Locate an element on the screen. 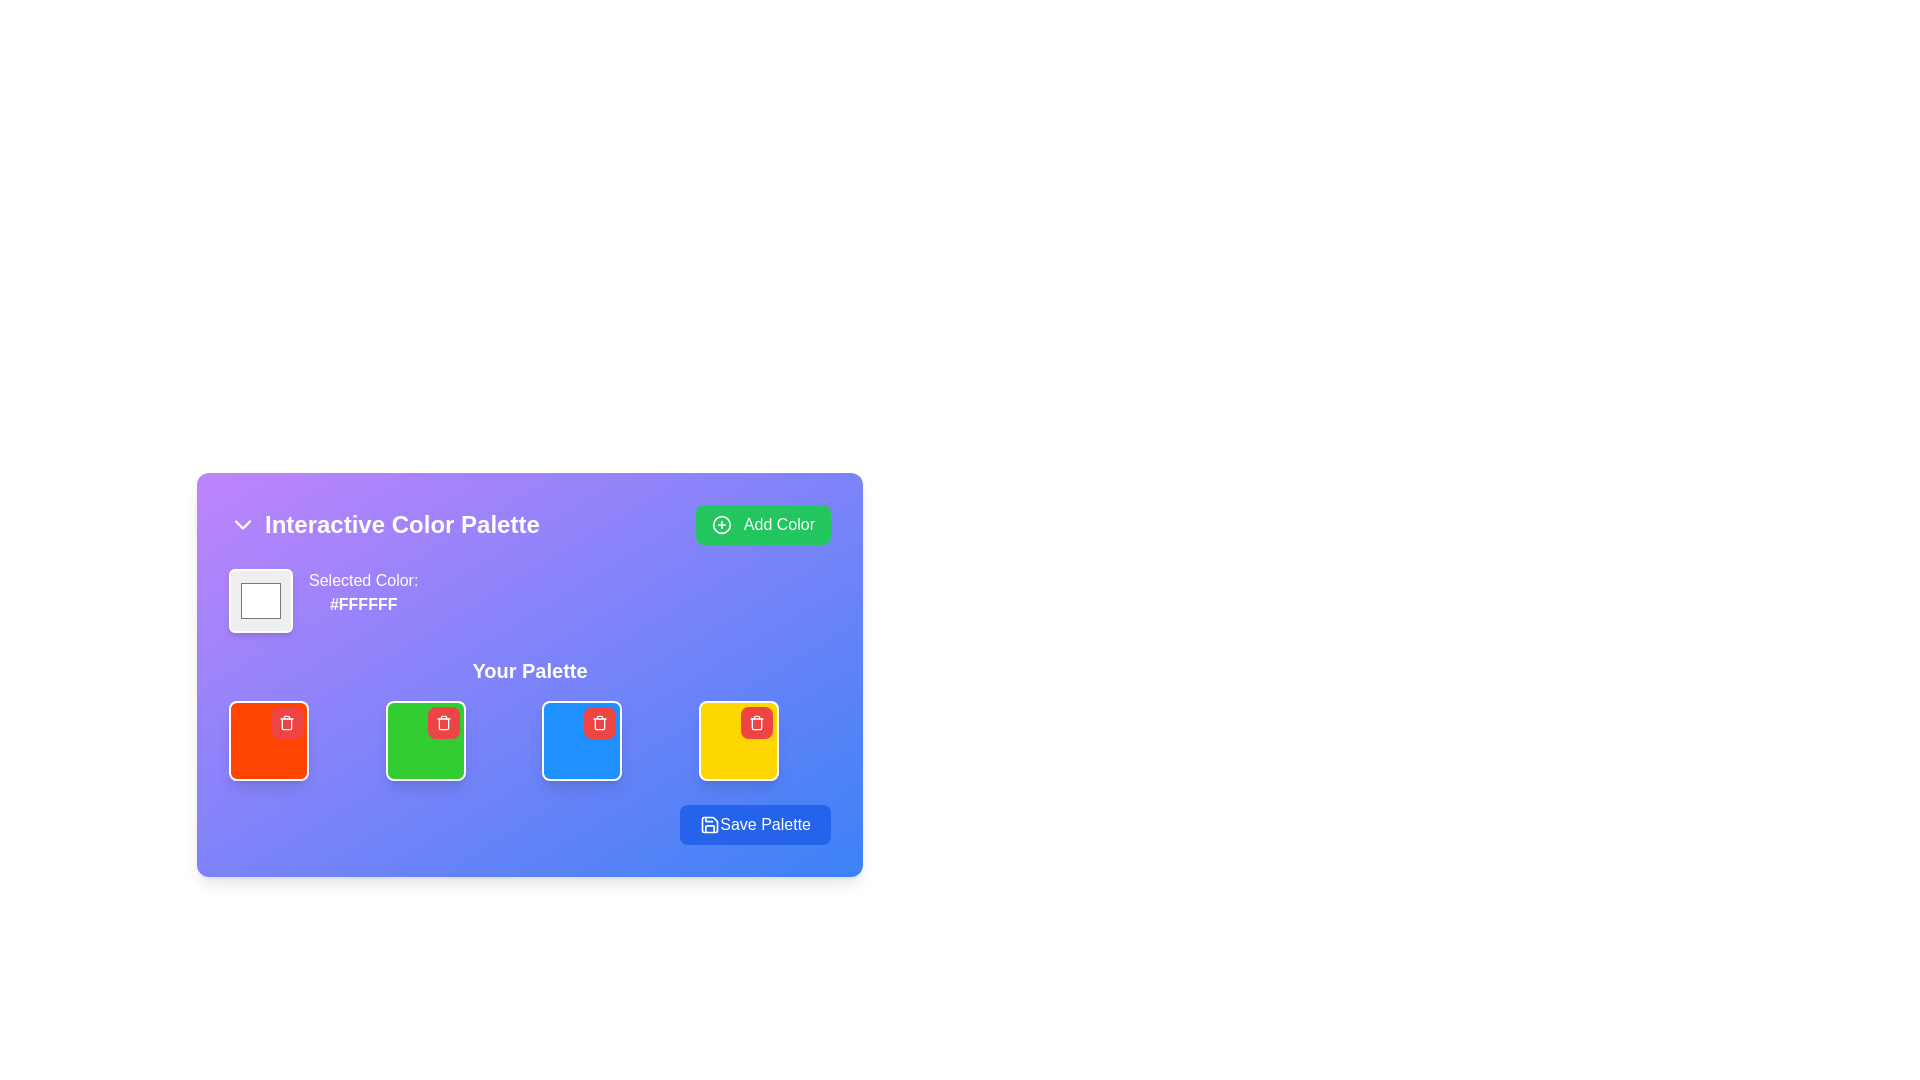  the static text label displaying the hex color code '#FFFFFF' styled in bold font, located below 'Selected Color:' in the color palette interface is located at coordinates (363, 604).